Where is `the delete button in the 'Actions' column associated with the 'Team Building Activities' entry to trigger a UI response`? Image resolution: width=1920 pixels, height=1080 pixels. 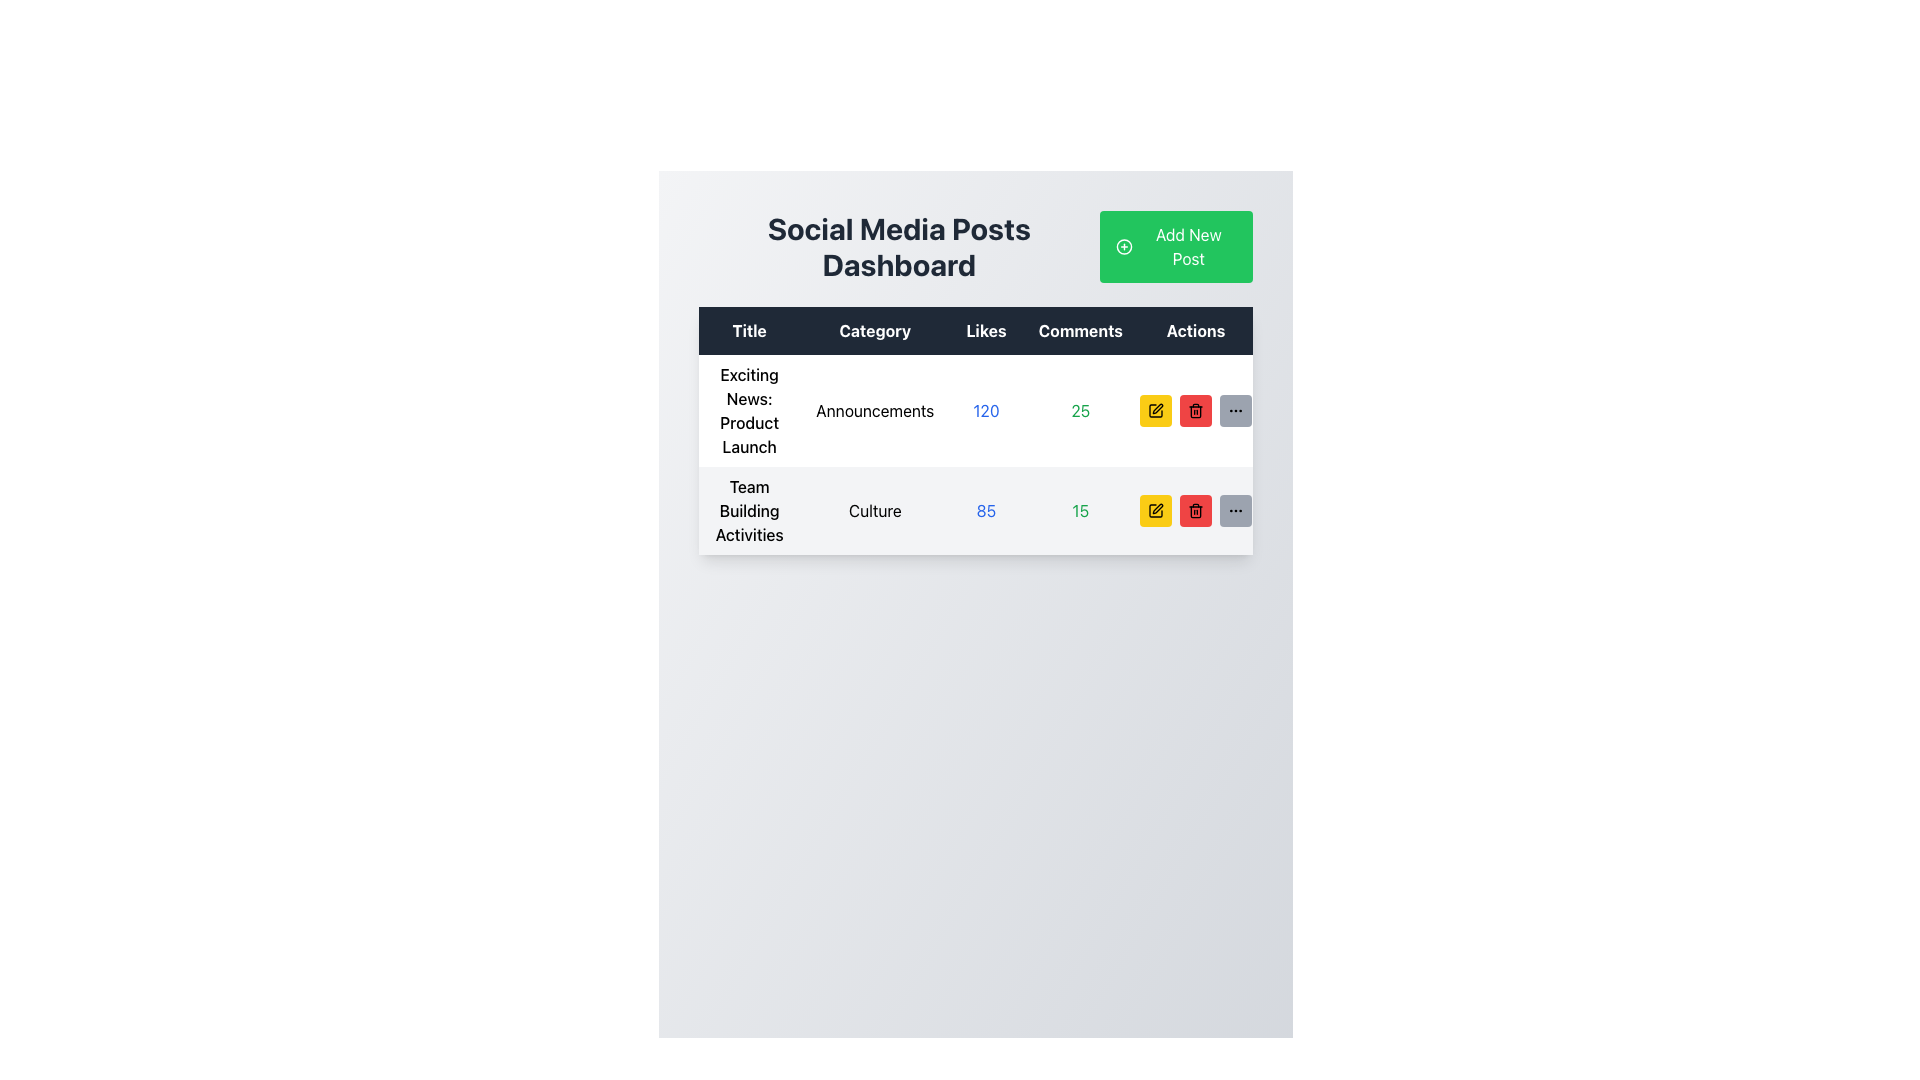
the delete button in the 'Actions' column associated with the 'Team Building Activities' entry to trigger a UI response is located at coordinates (1195, 509).